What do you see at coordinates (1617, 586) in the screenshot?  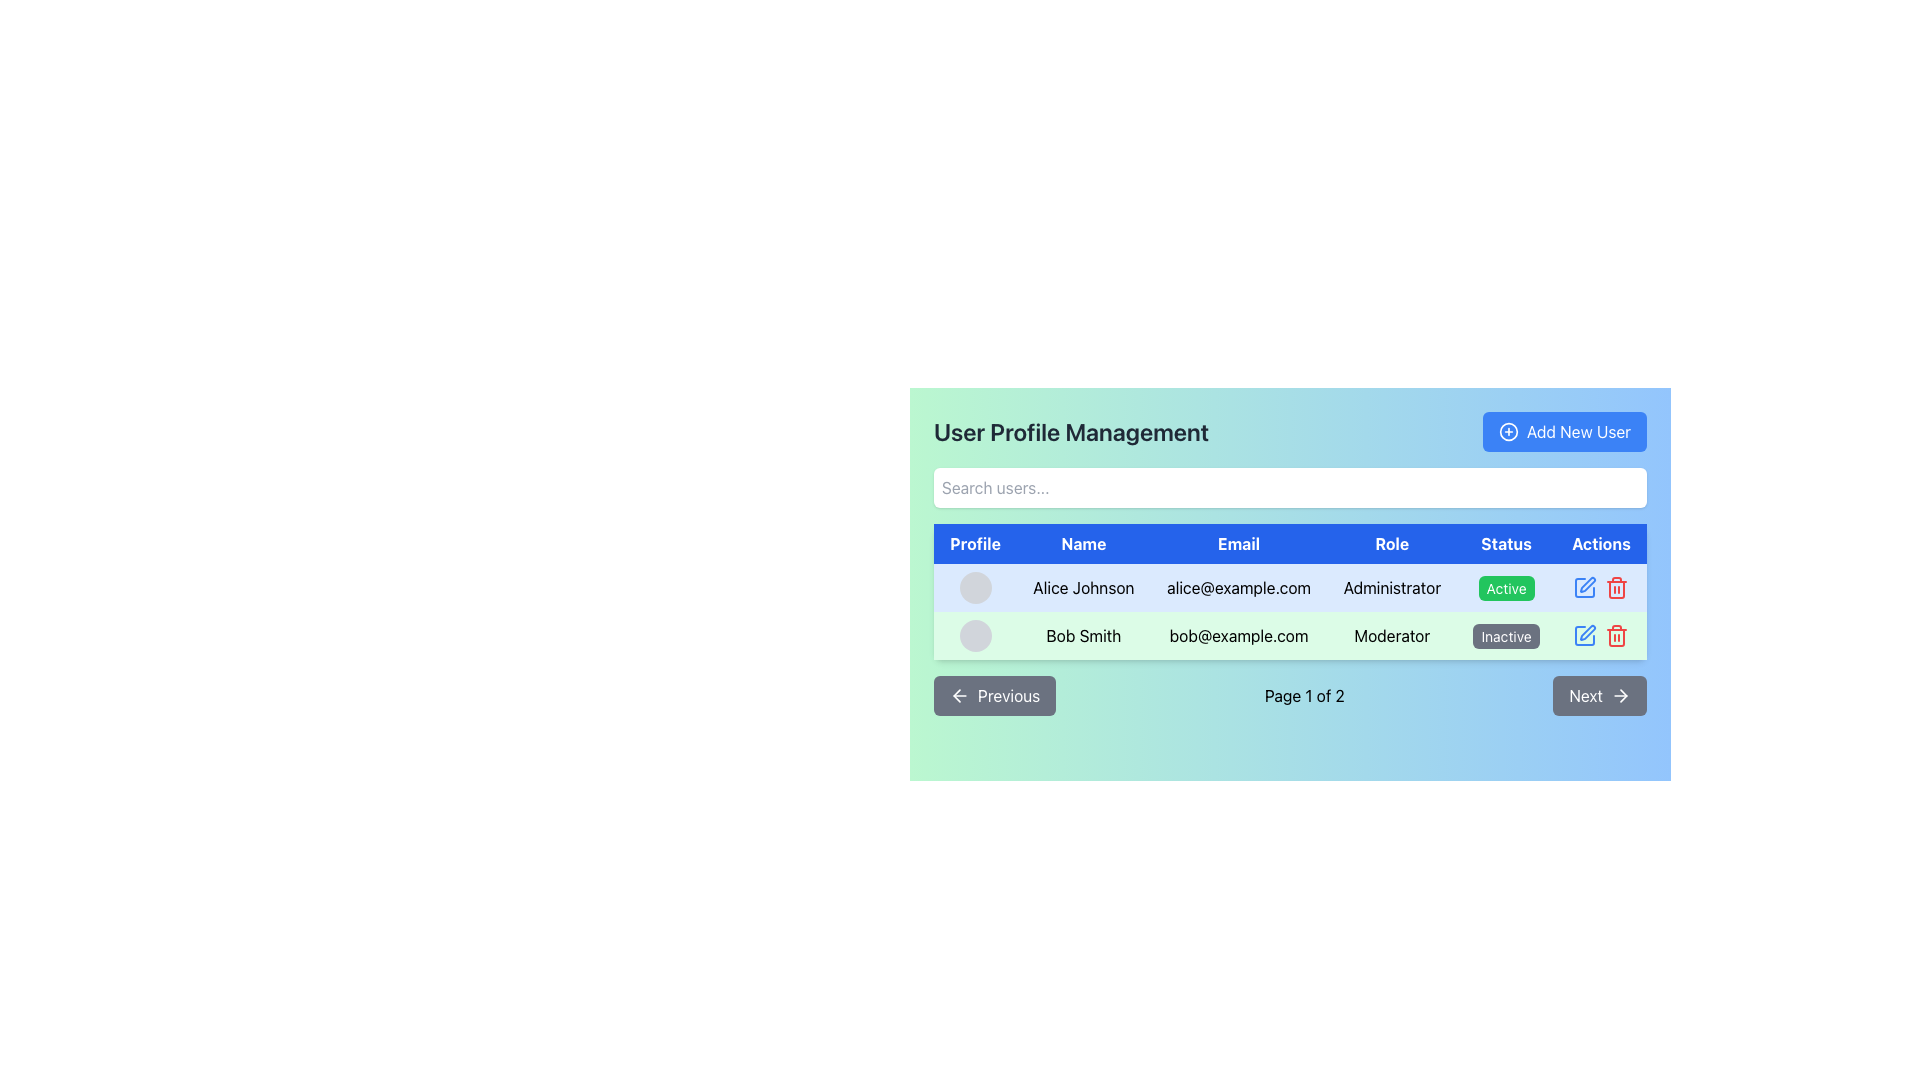 I see `the delete button icon for user 'Alice Johnson' in the 'Actions' column` at bounding box center [1617, 586].